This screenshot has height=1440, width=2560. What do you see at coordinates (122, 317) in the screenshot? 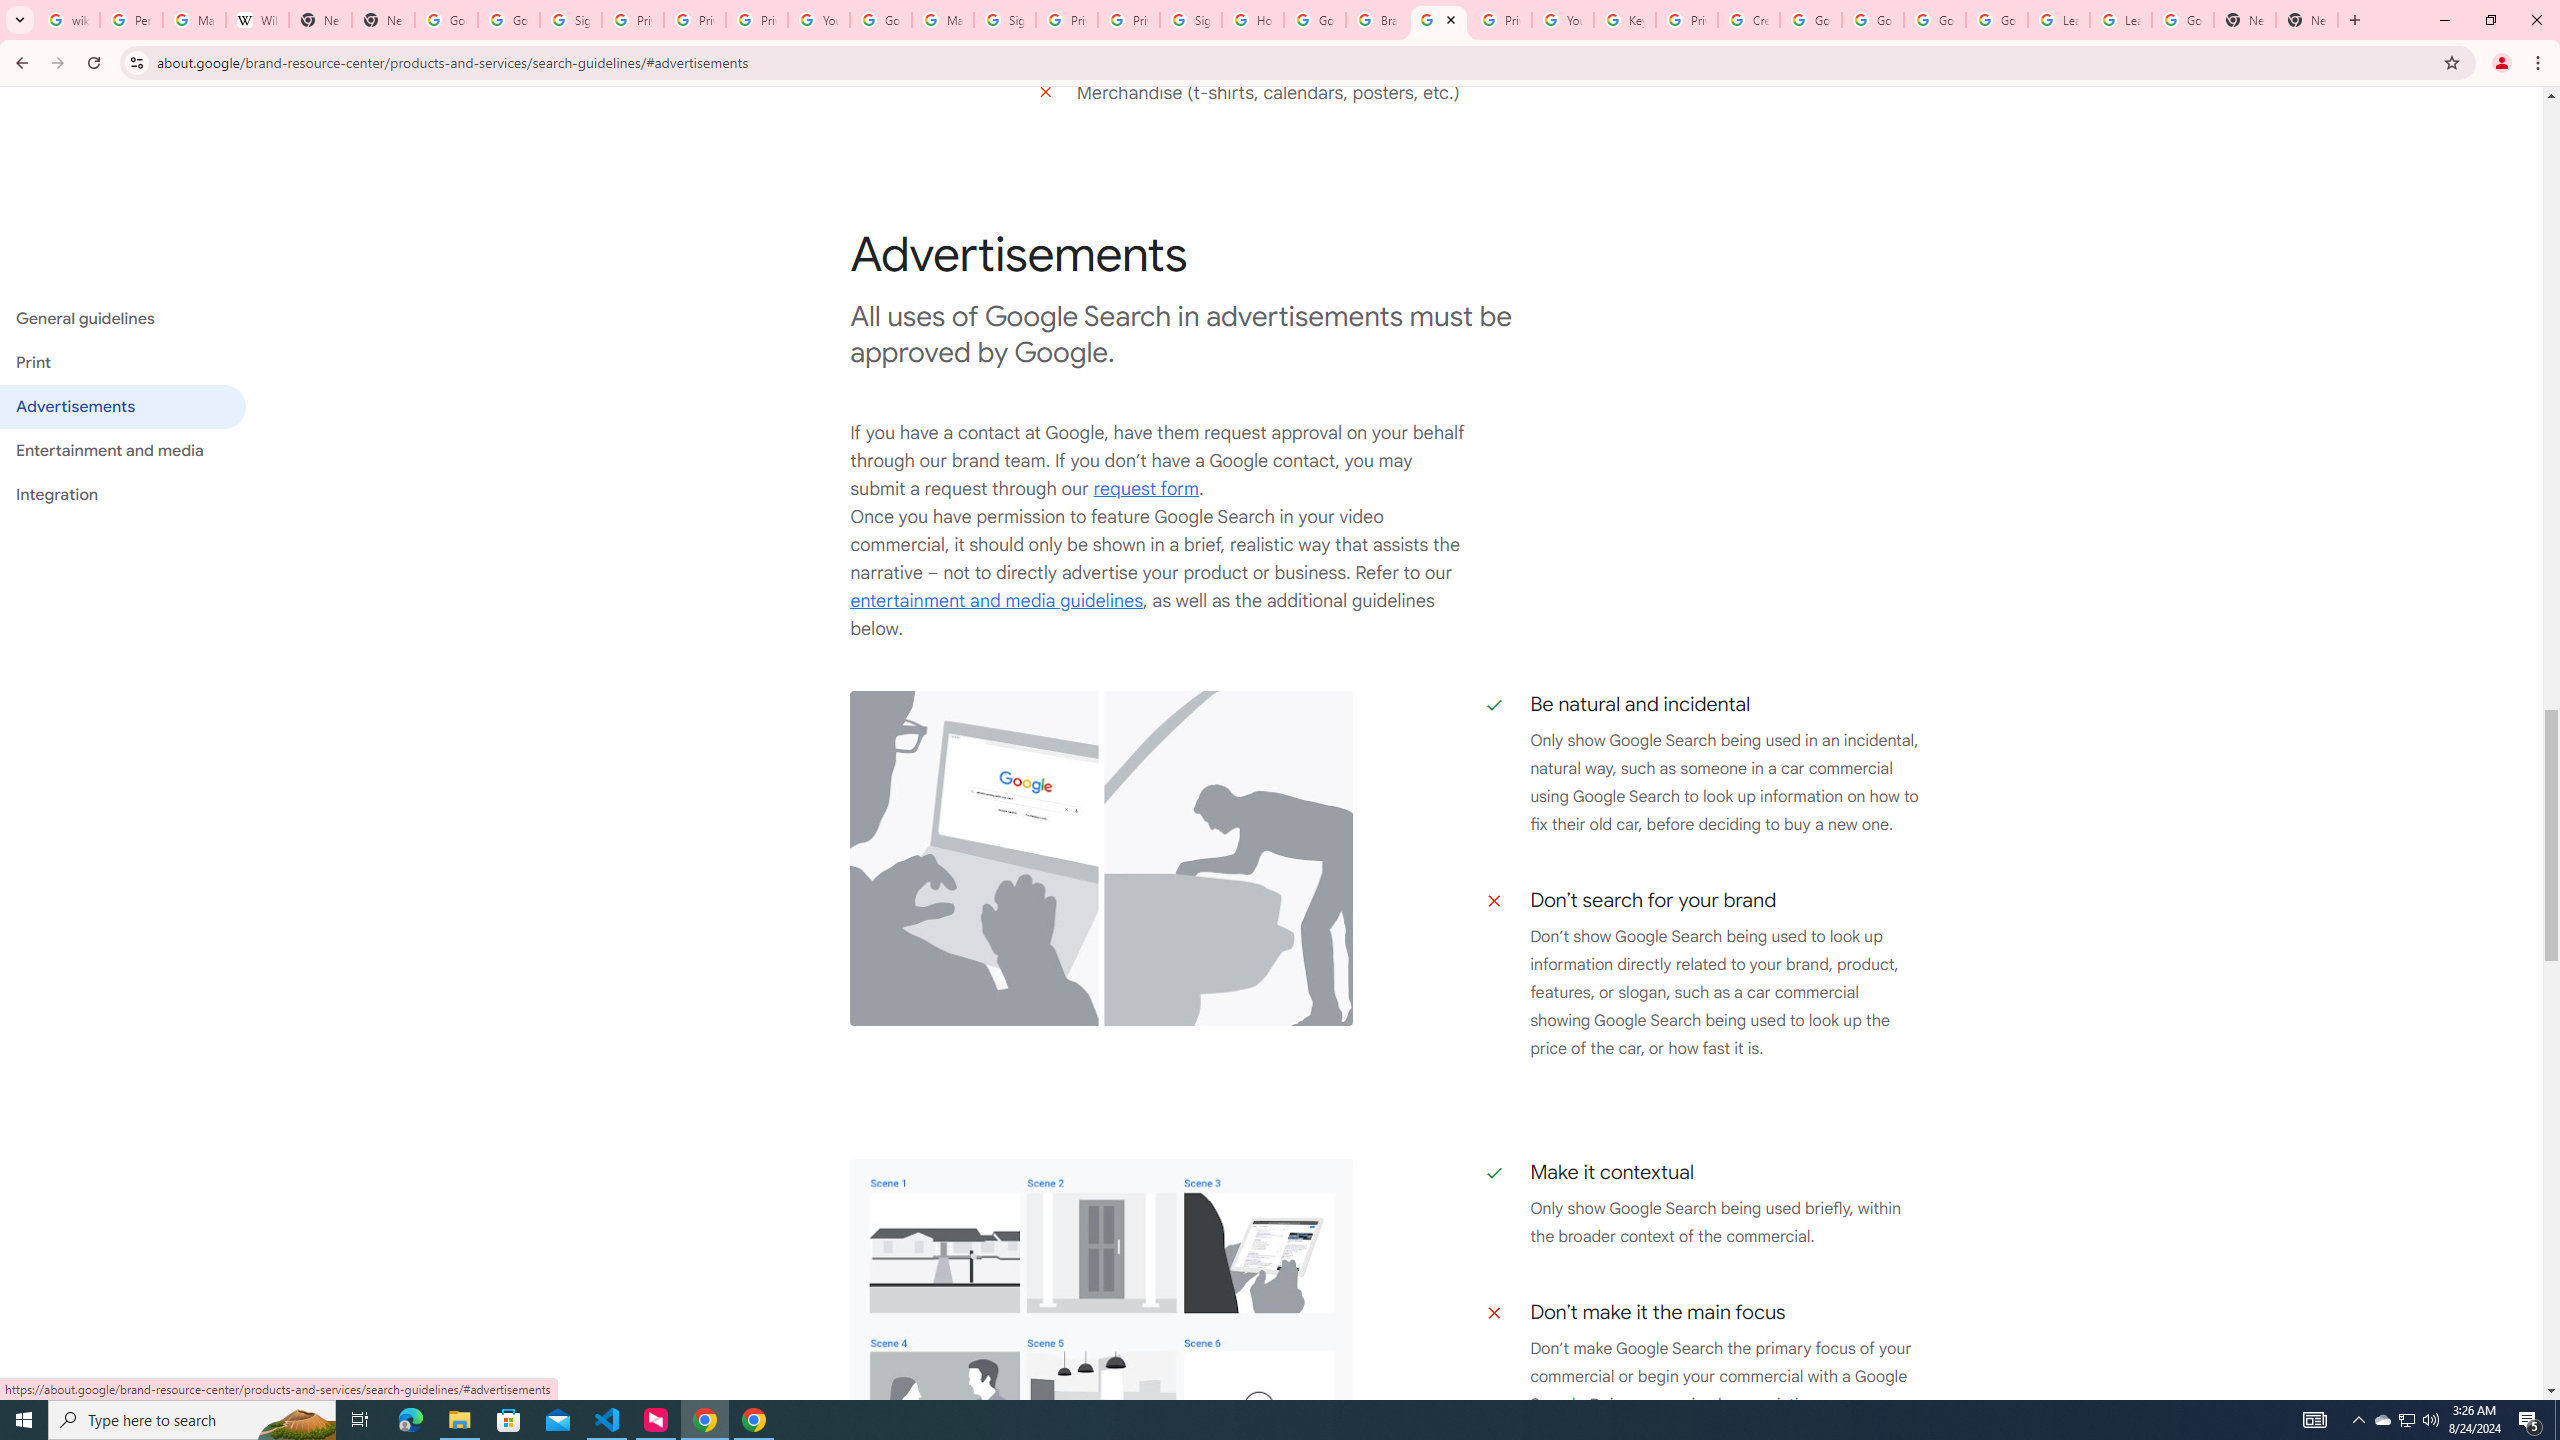
I see `'General guidelines'` at bounding box center [122, 317].